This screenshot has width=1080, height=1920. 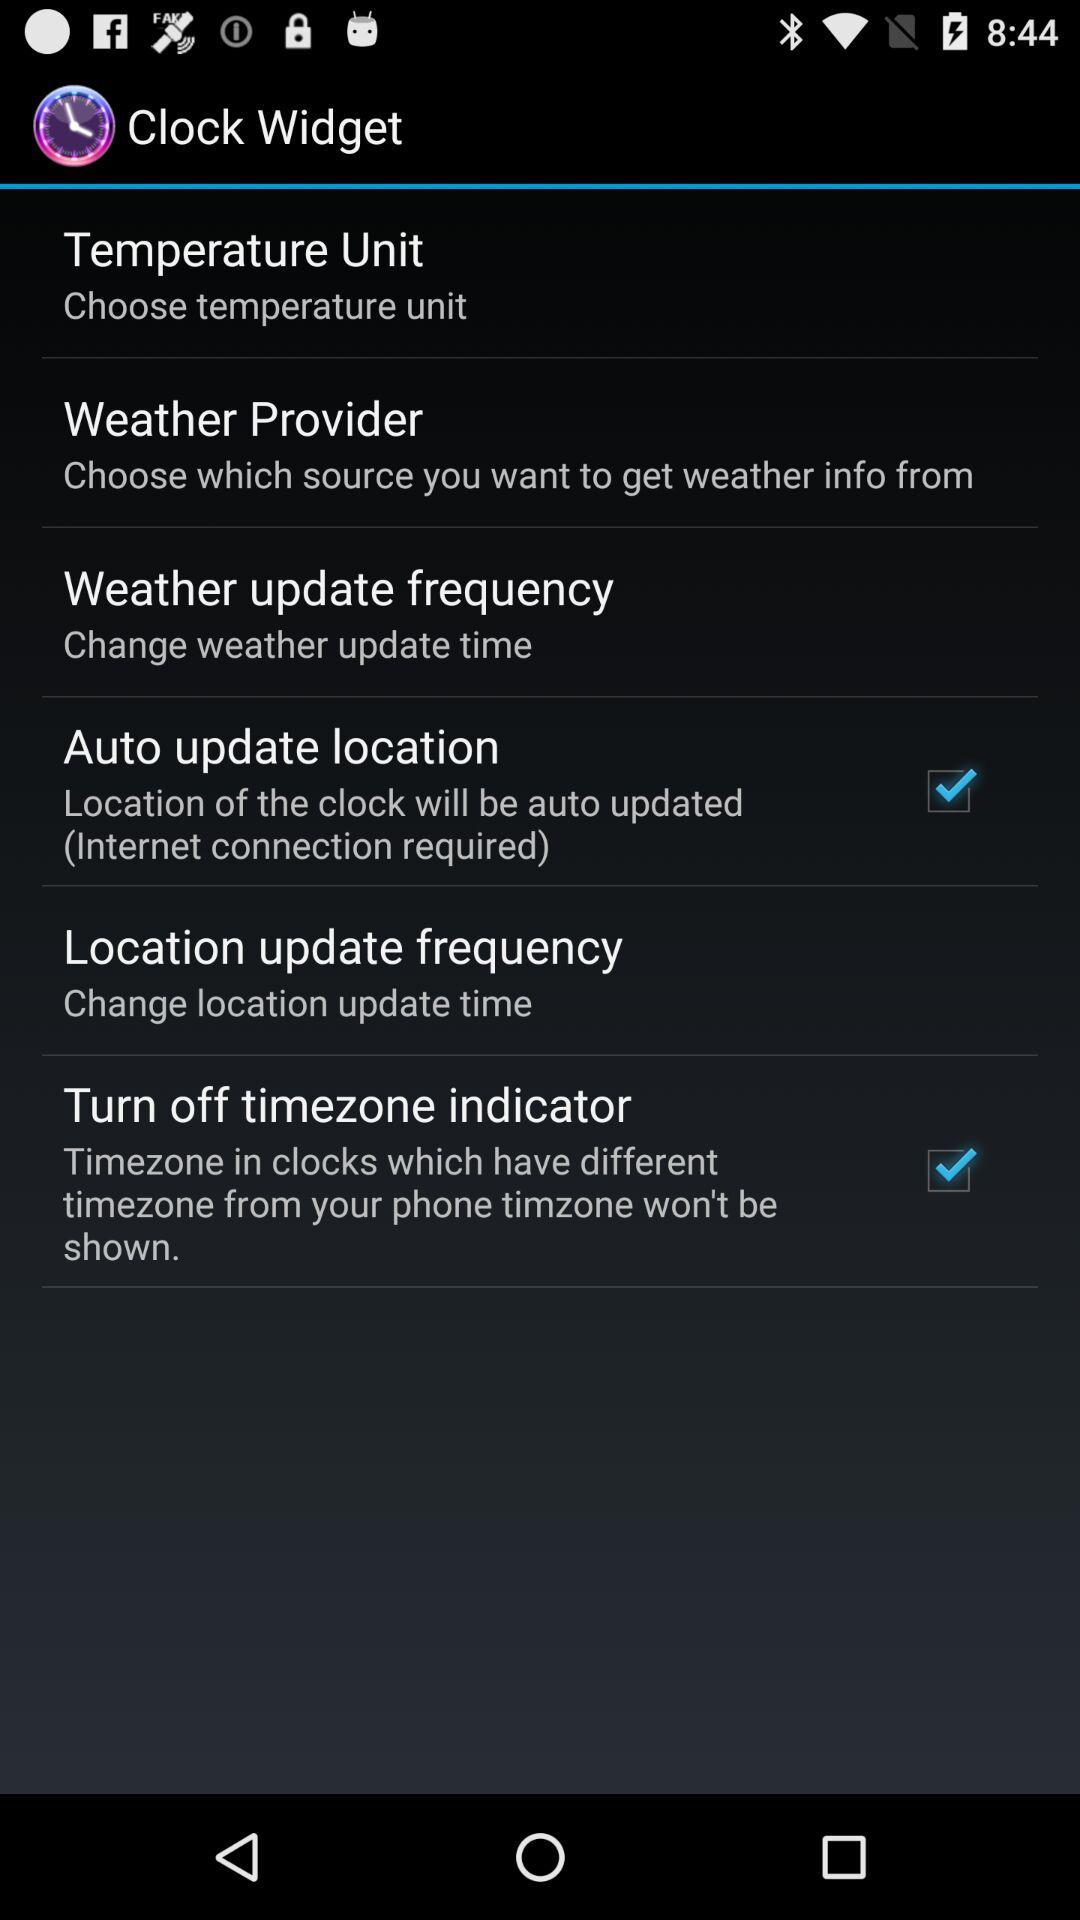 I want to click on last check box, so click(x=947, y=1171).